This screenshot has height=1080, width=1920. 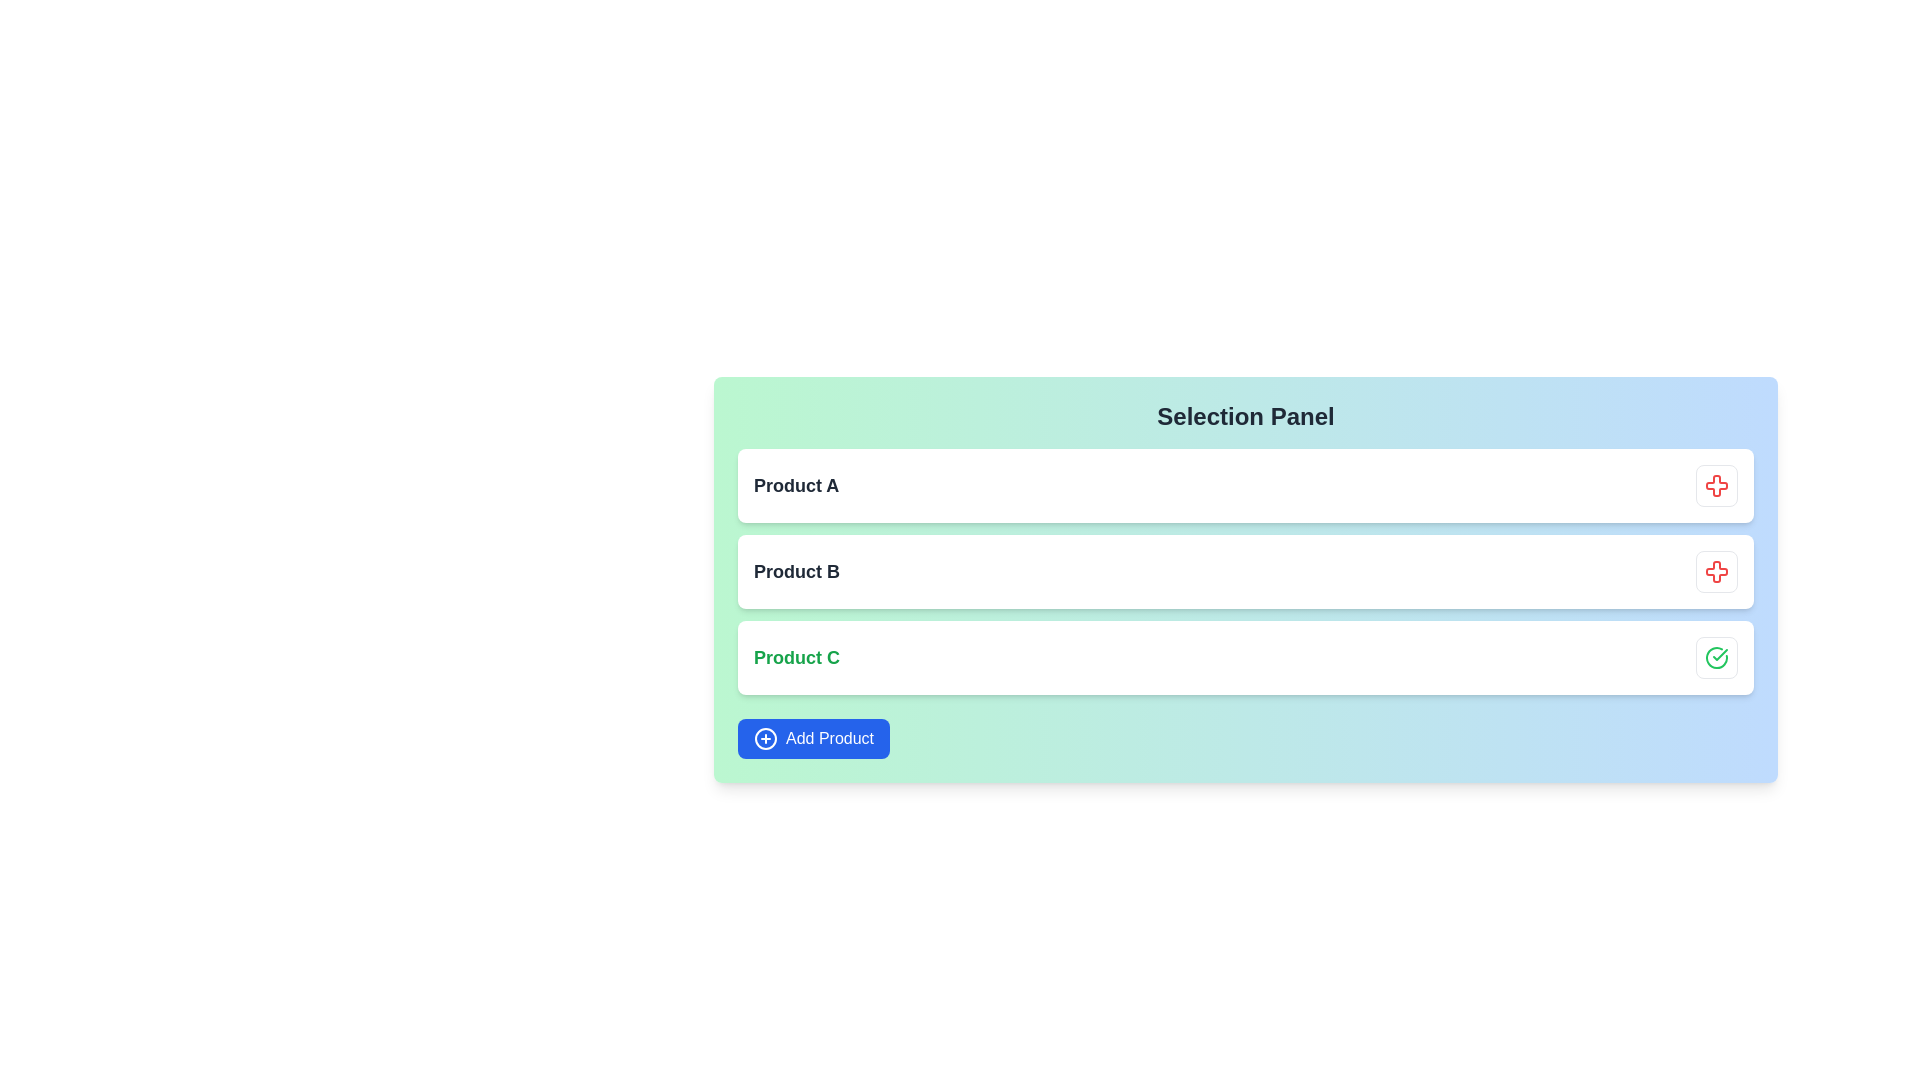 I want to click on the green circular icon with a check mark, positioned to the right of the 'Product C' label, so click(x=1716, y=658).